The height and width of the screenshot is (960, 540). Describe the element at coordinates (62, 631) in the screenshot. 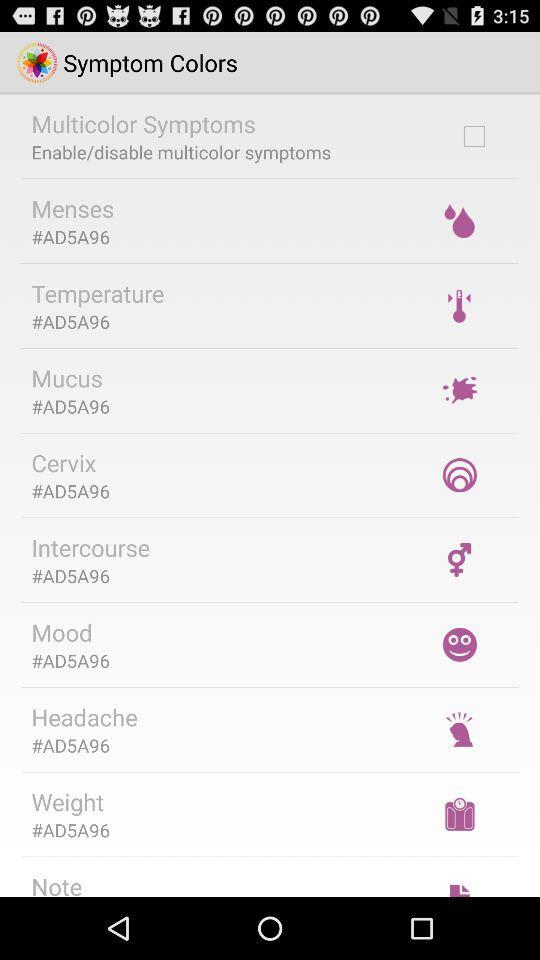

I see `the icon below #ad5a96 item` at that location.